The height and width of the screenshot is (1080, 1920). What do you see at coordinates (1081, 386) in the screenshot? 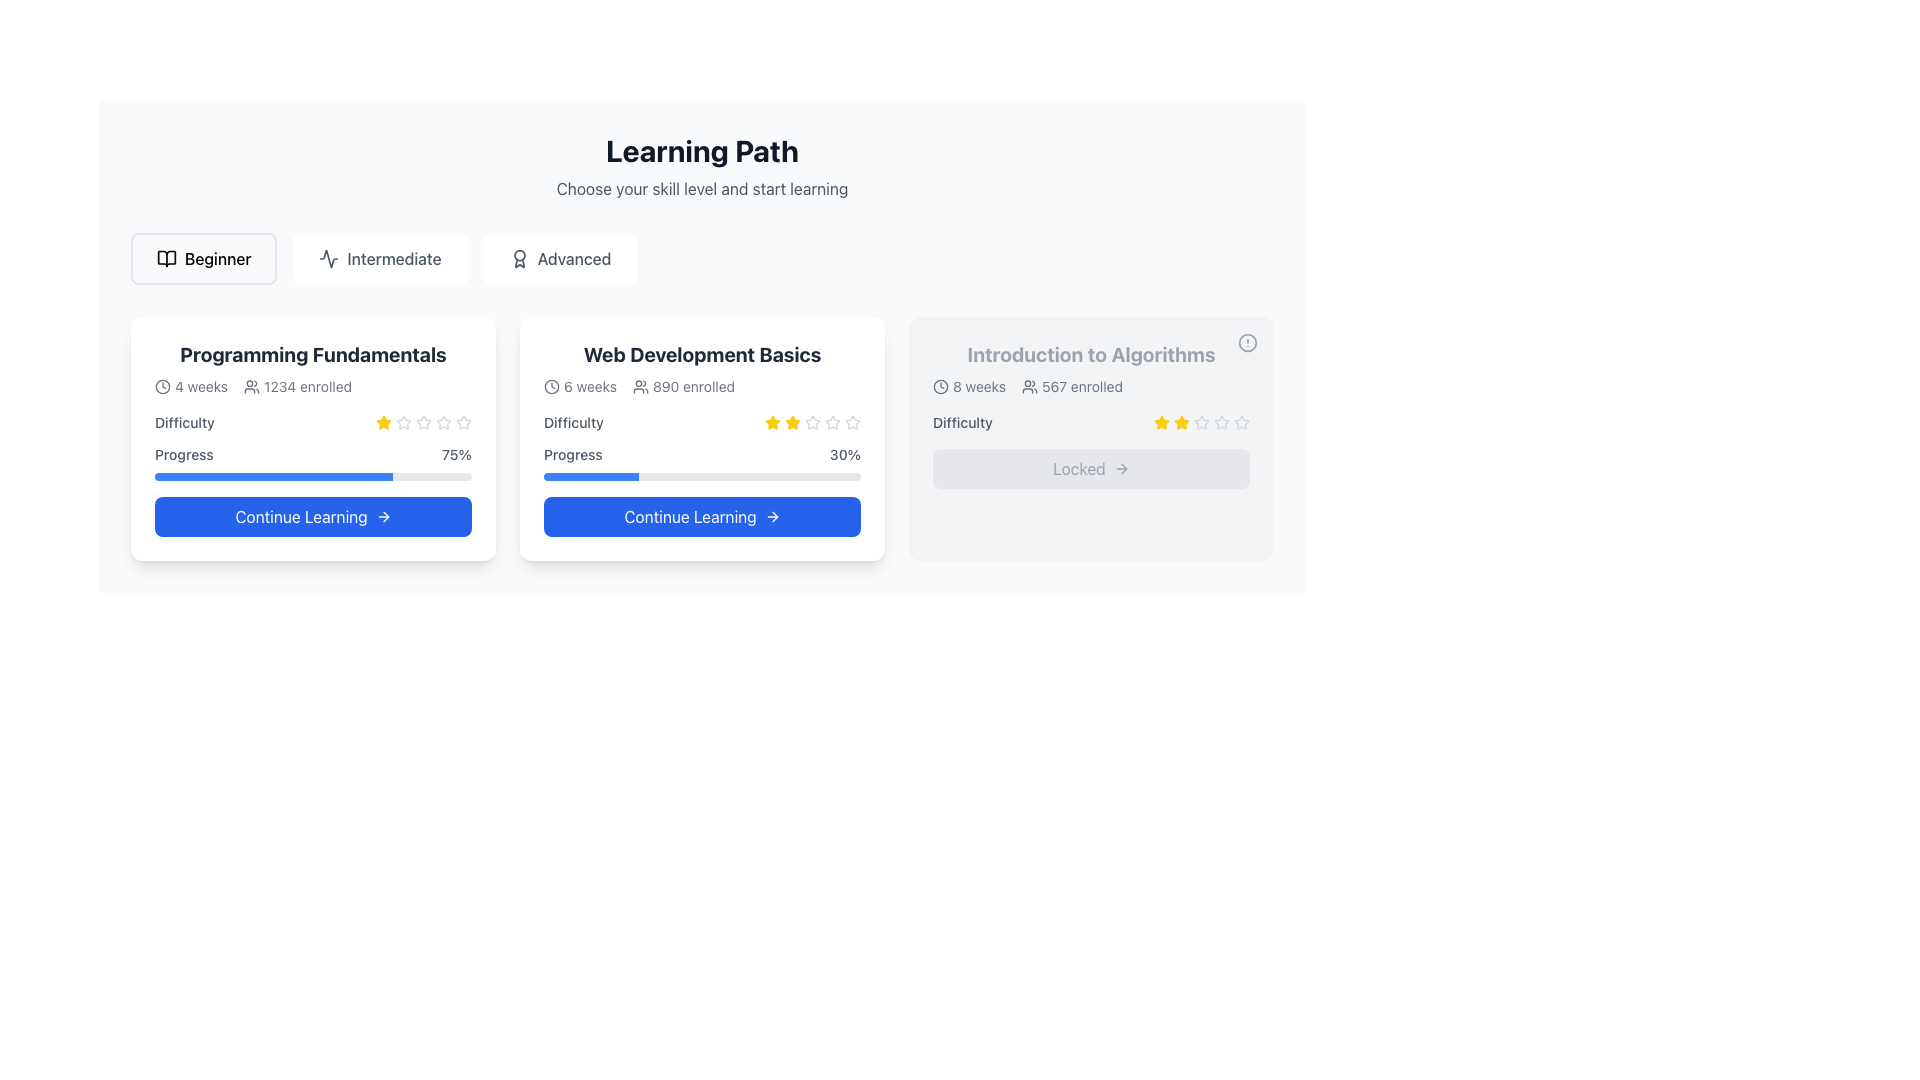
I see `enrollment information displayed as '567 enrolled' in the third card titled 'Introduction to Algorithms'` at bounding box center [1081, 386].